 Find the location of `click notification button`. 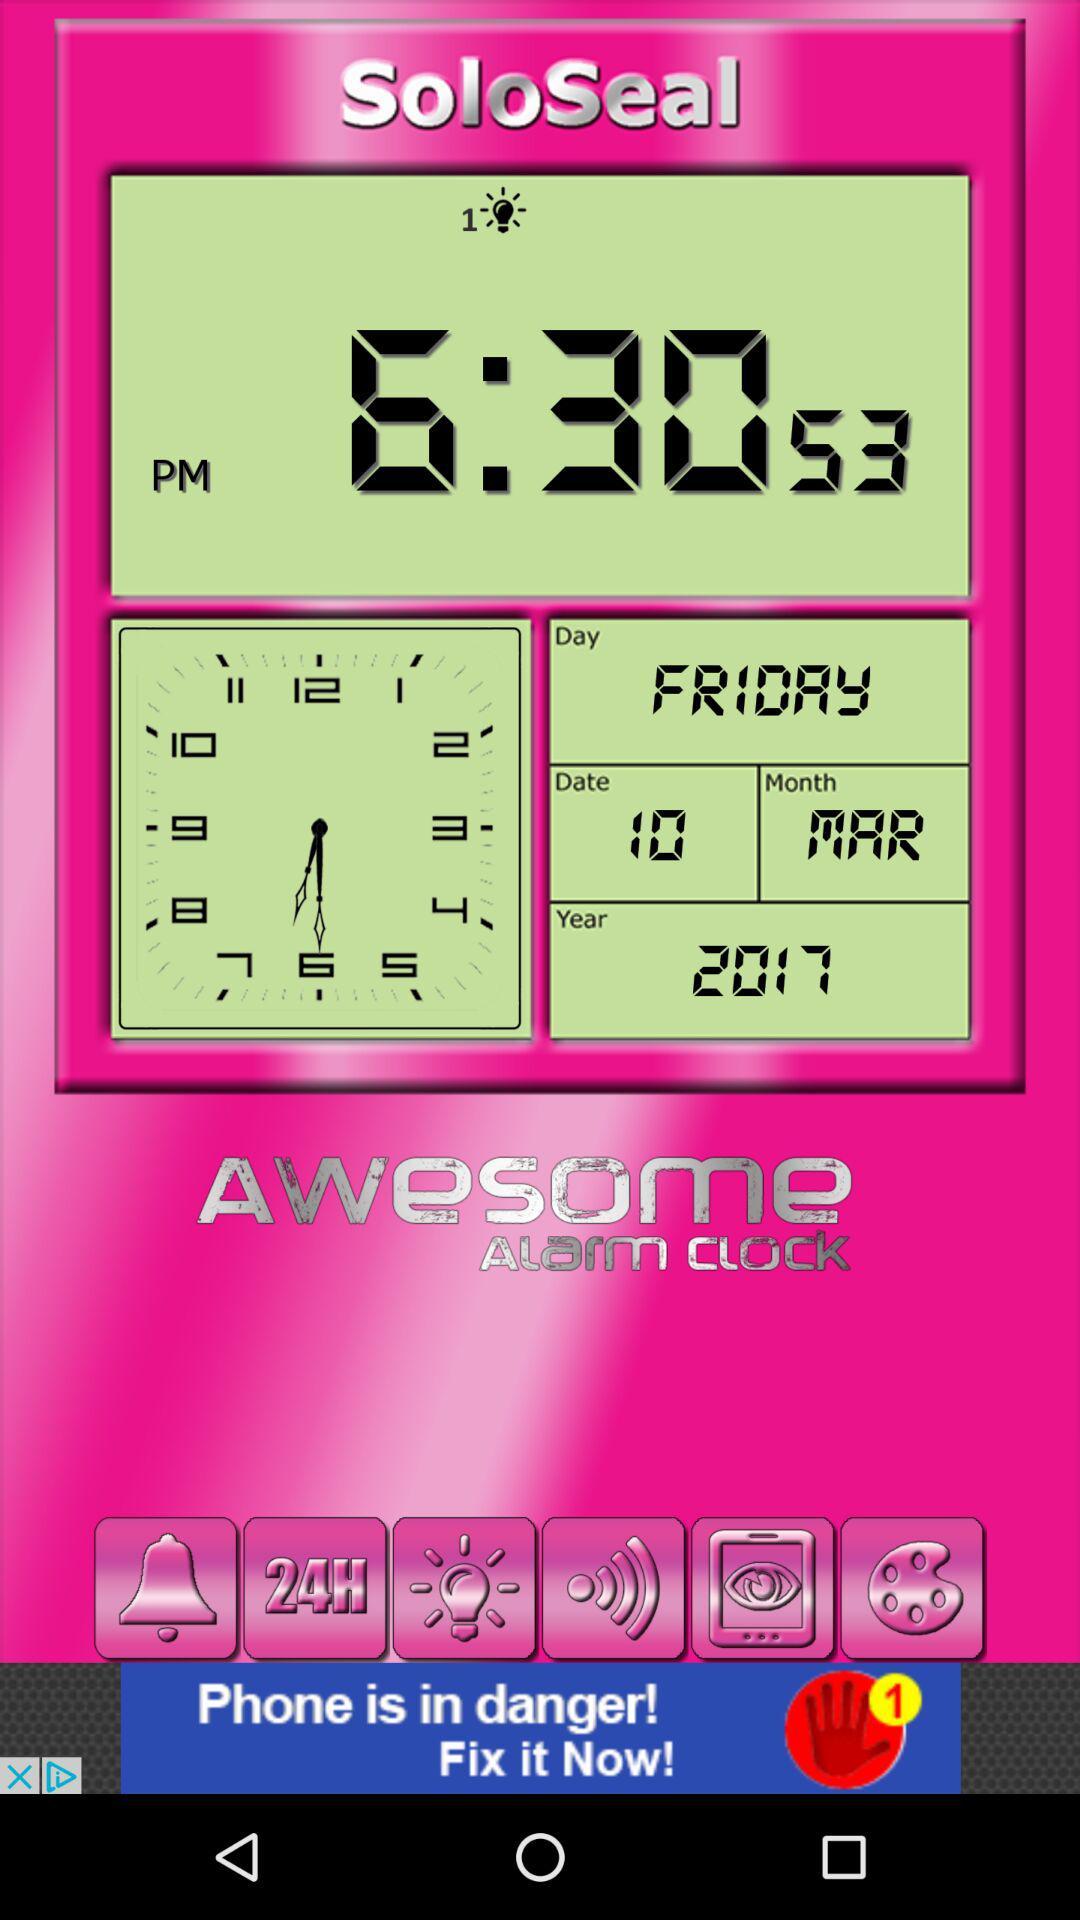

click notification button is located at coordinates (165, 1587).